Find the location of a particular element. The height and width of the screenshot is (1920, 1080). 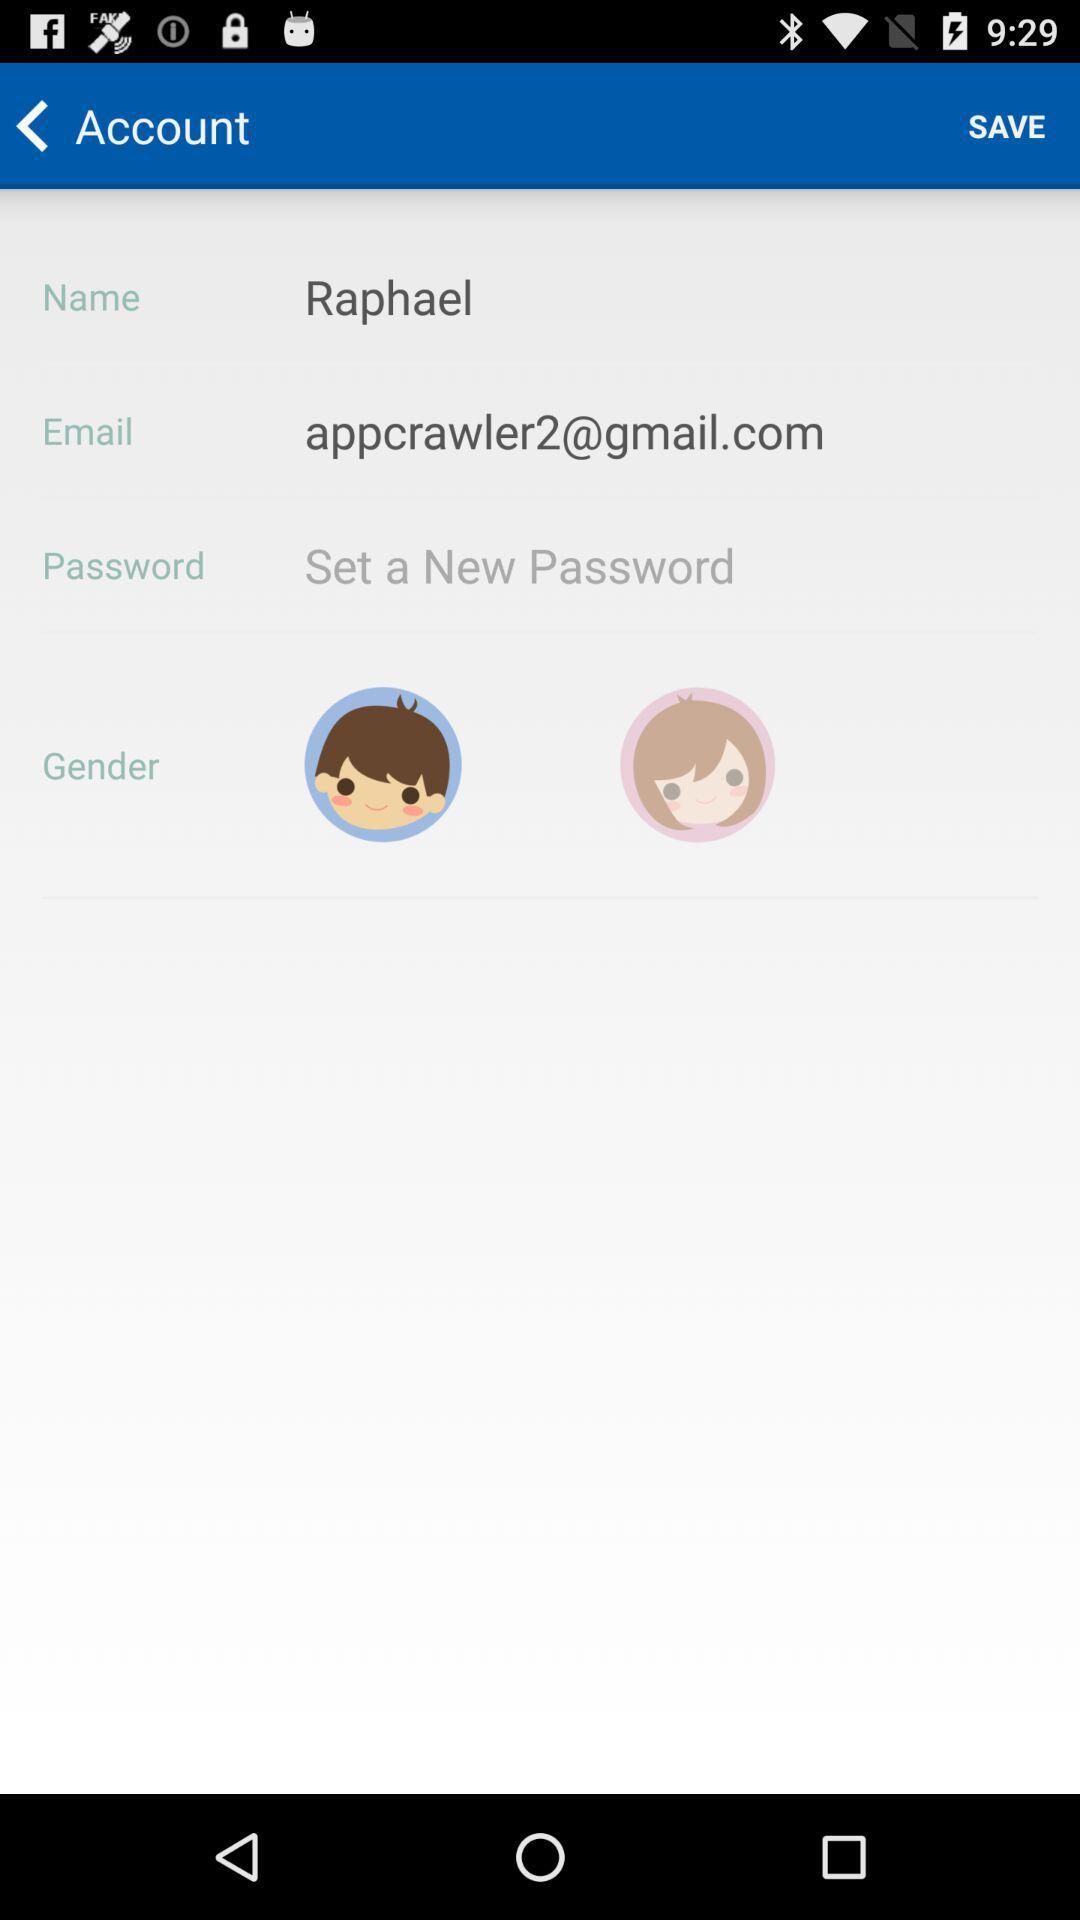

this is a face book account is located at coordinates (697, 763).